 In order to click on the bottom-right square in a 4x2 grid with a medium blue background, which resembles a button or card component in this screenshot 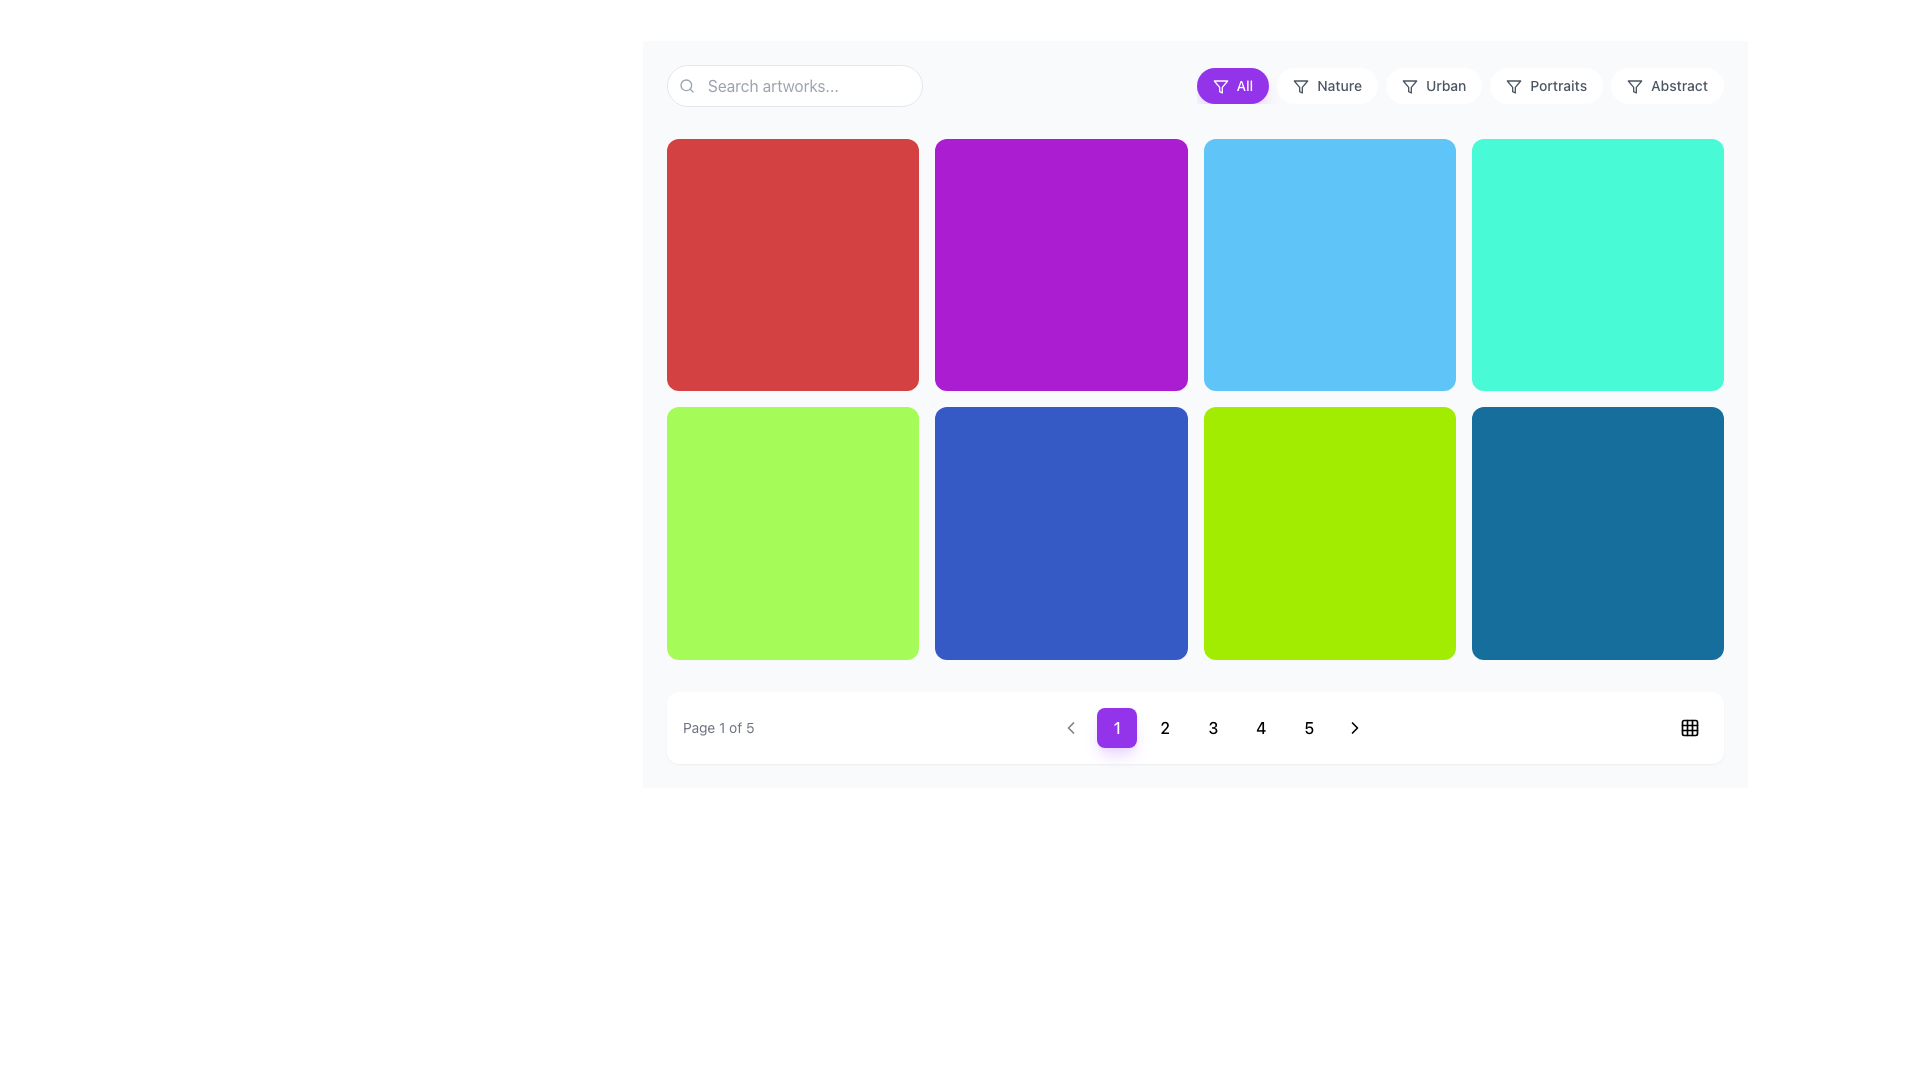, I will do `click(1596, 532)`.